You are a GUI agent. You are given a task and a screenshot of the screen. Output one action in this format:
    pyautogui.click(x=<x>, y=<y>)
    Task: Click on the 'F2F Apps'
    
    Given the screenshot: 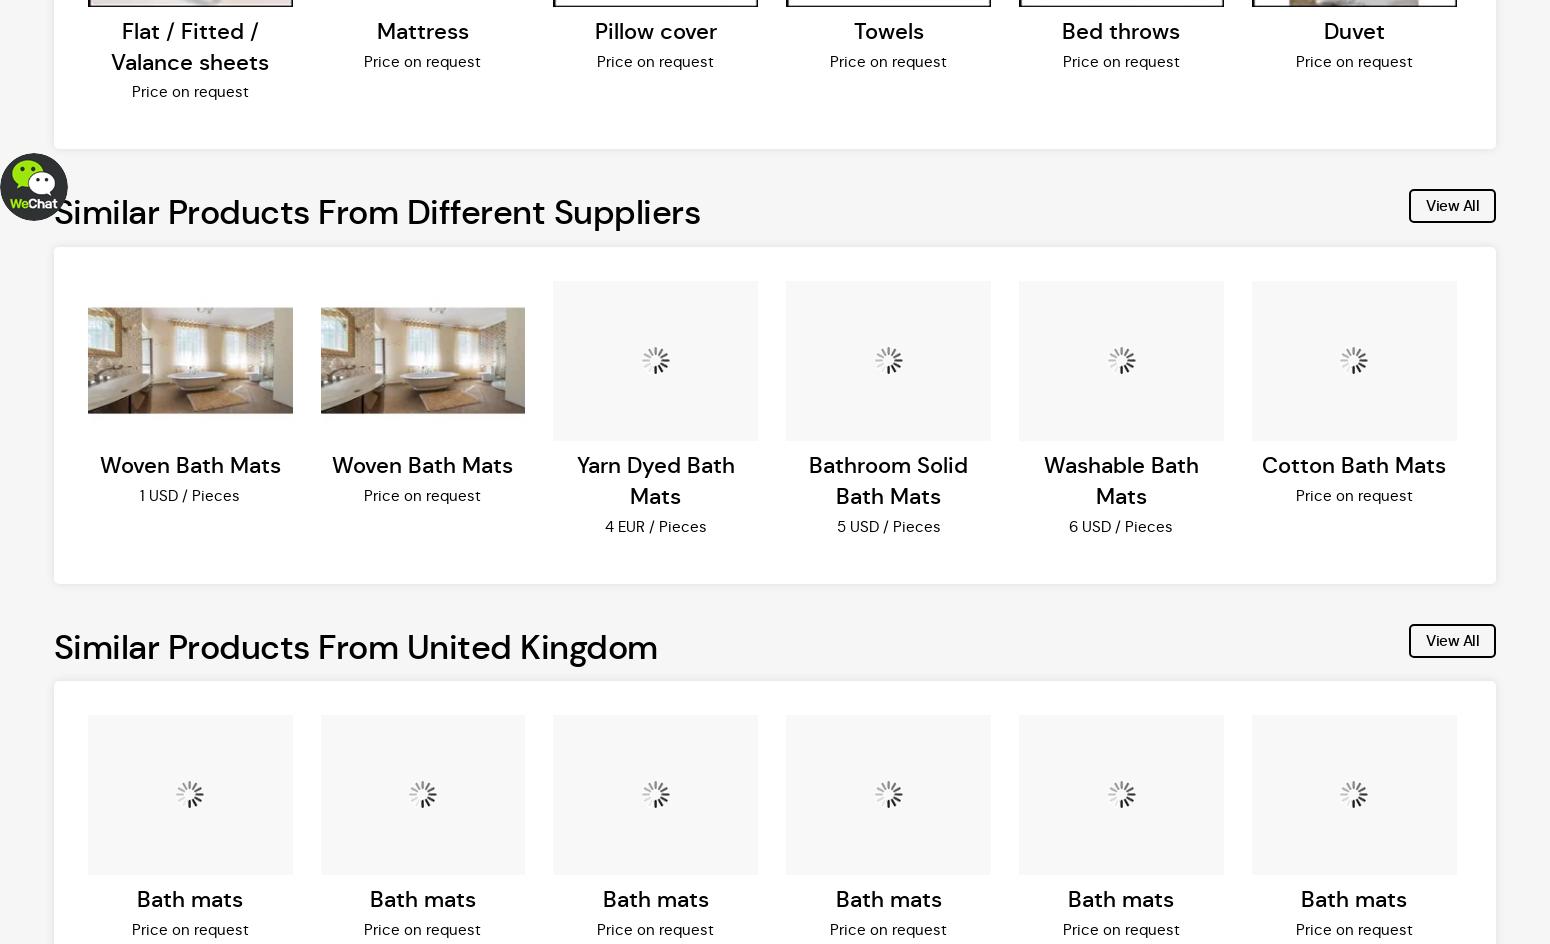 What is the action you would take?
    pyautogui.click(x=500, y=154)
    